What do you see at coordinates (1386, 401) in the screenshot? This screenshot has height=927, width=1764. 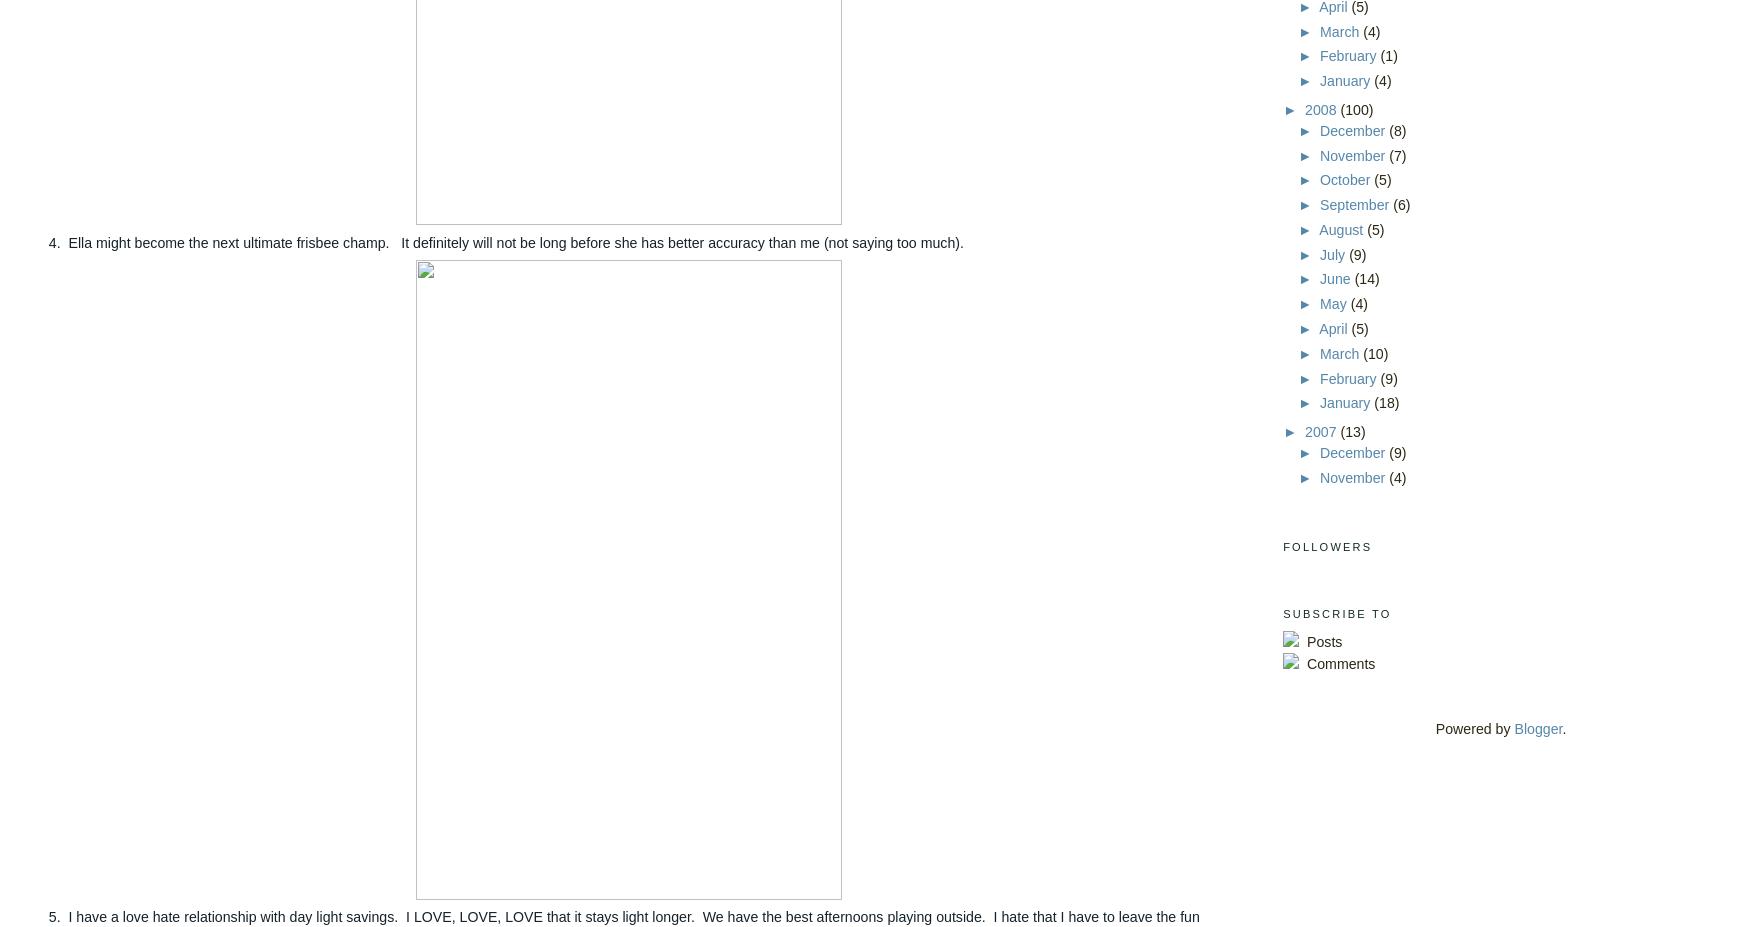 I see `'(18)'` at bounding box center [1386, 401].